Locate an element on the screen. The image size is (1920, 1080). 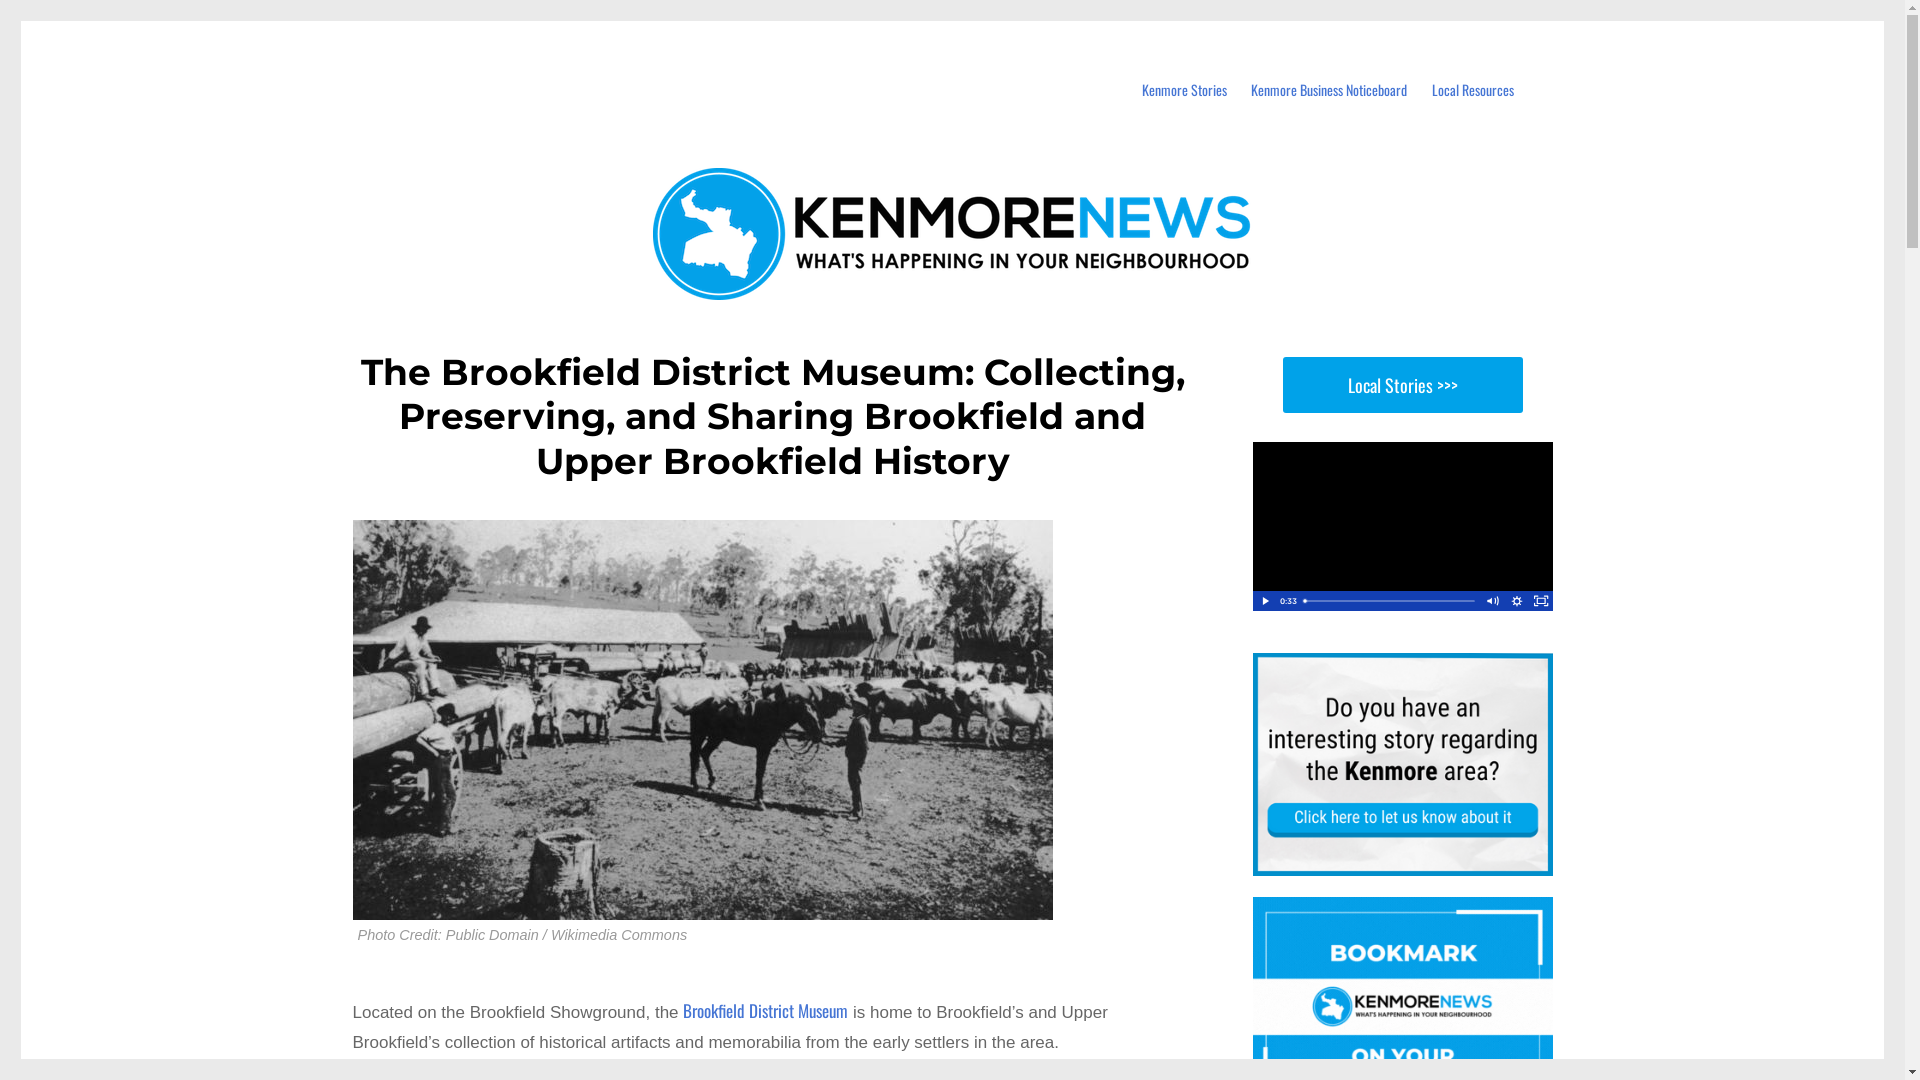
'Play Video' is located at coordinates (1262, 600).